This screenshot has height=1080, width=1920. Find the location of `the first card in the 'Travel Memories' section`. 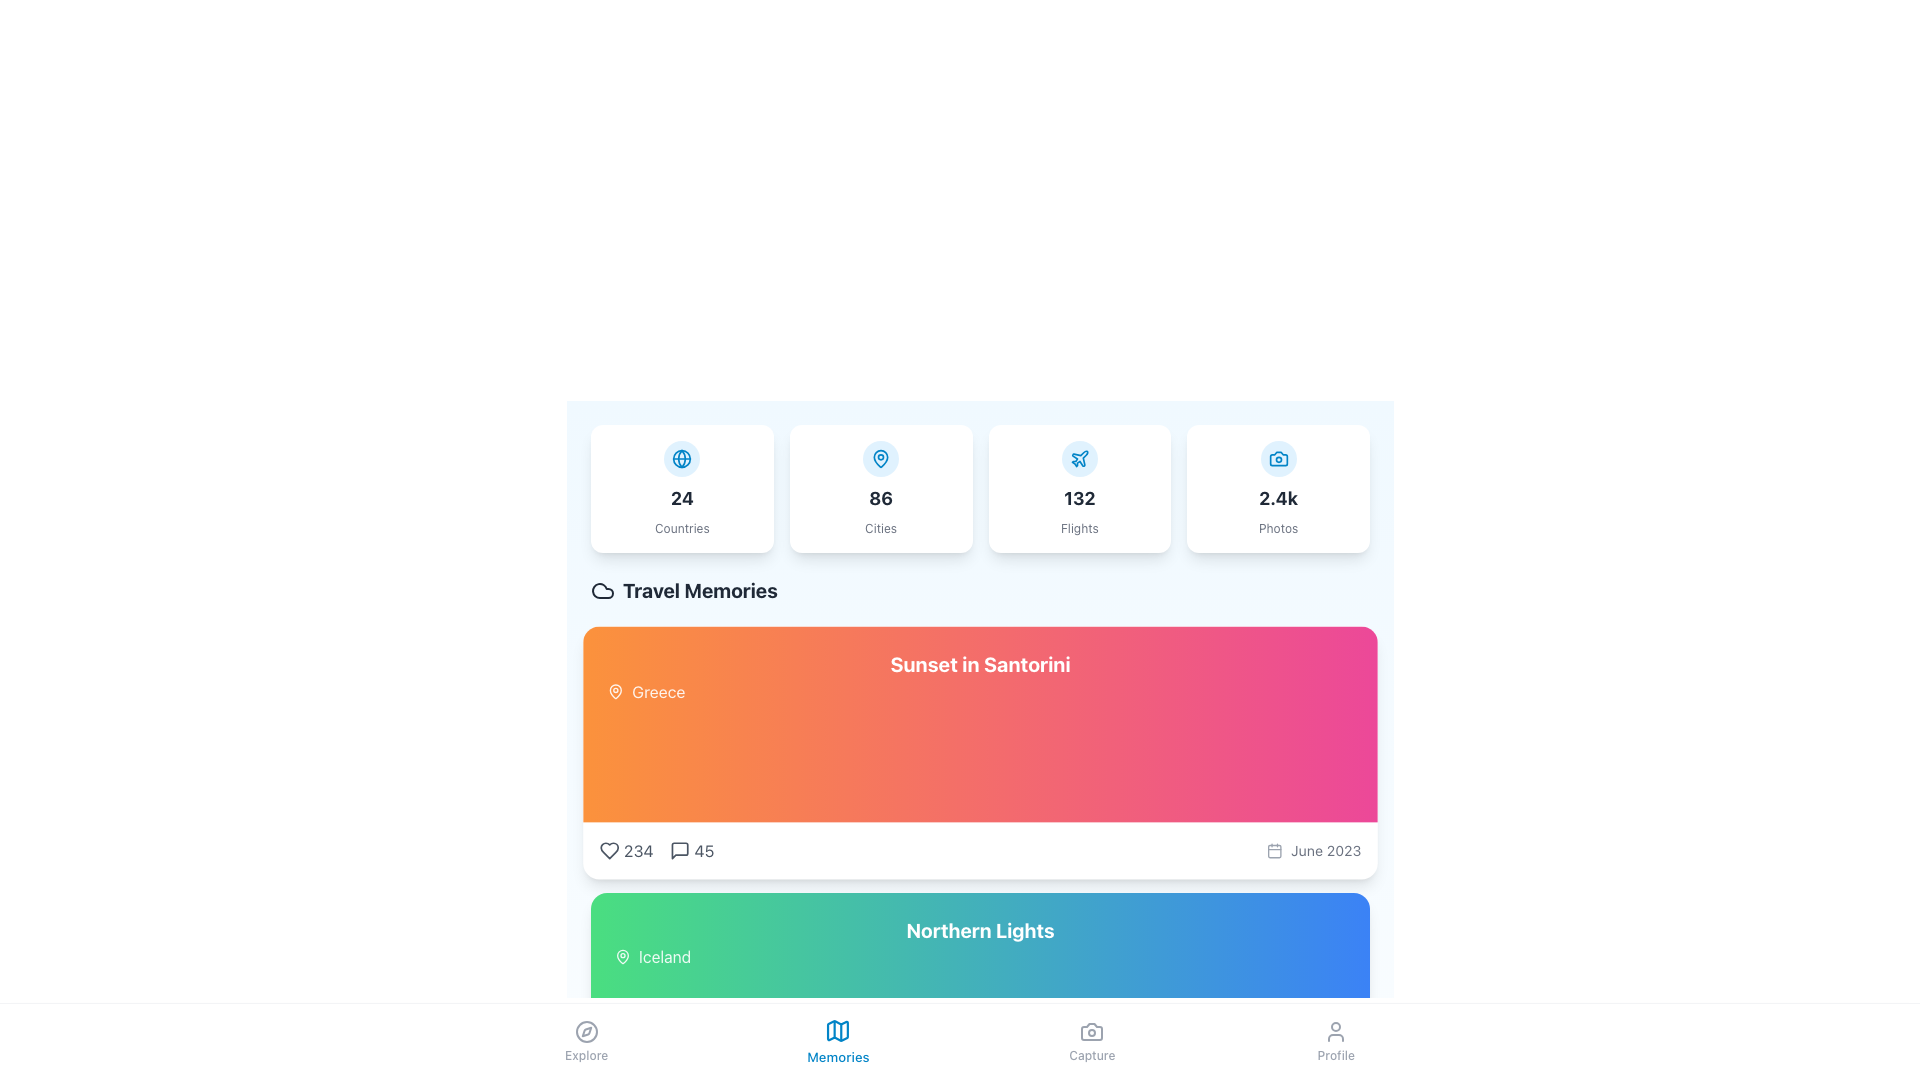

the first card in the 'Travel Memories' section is located at coordinates (980, 752).